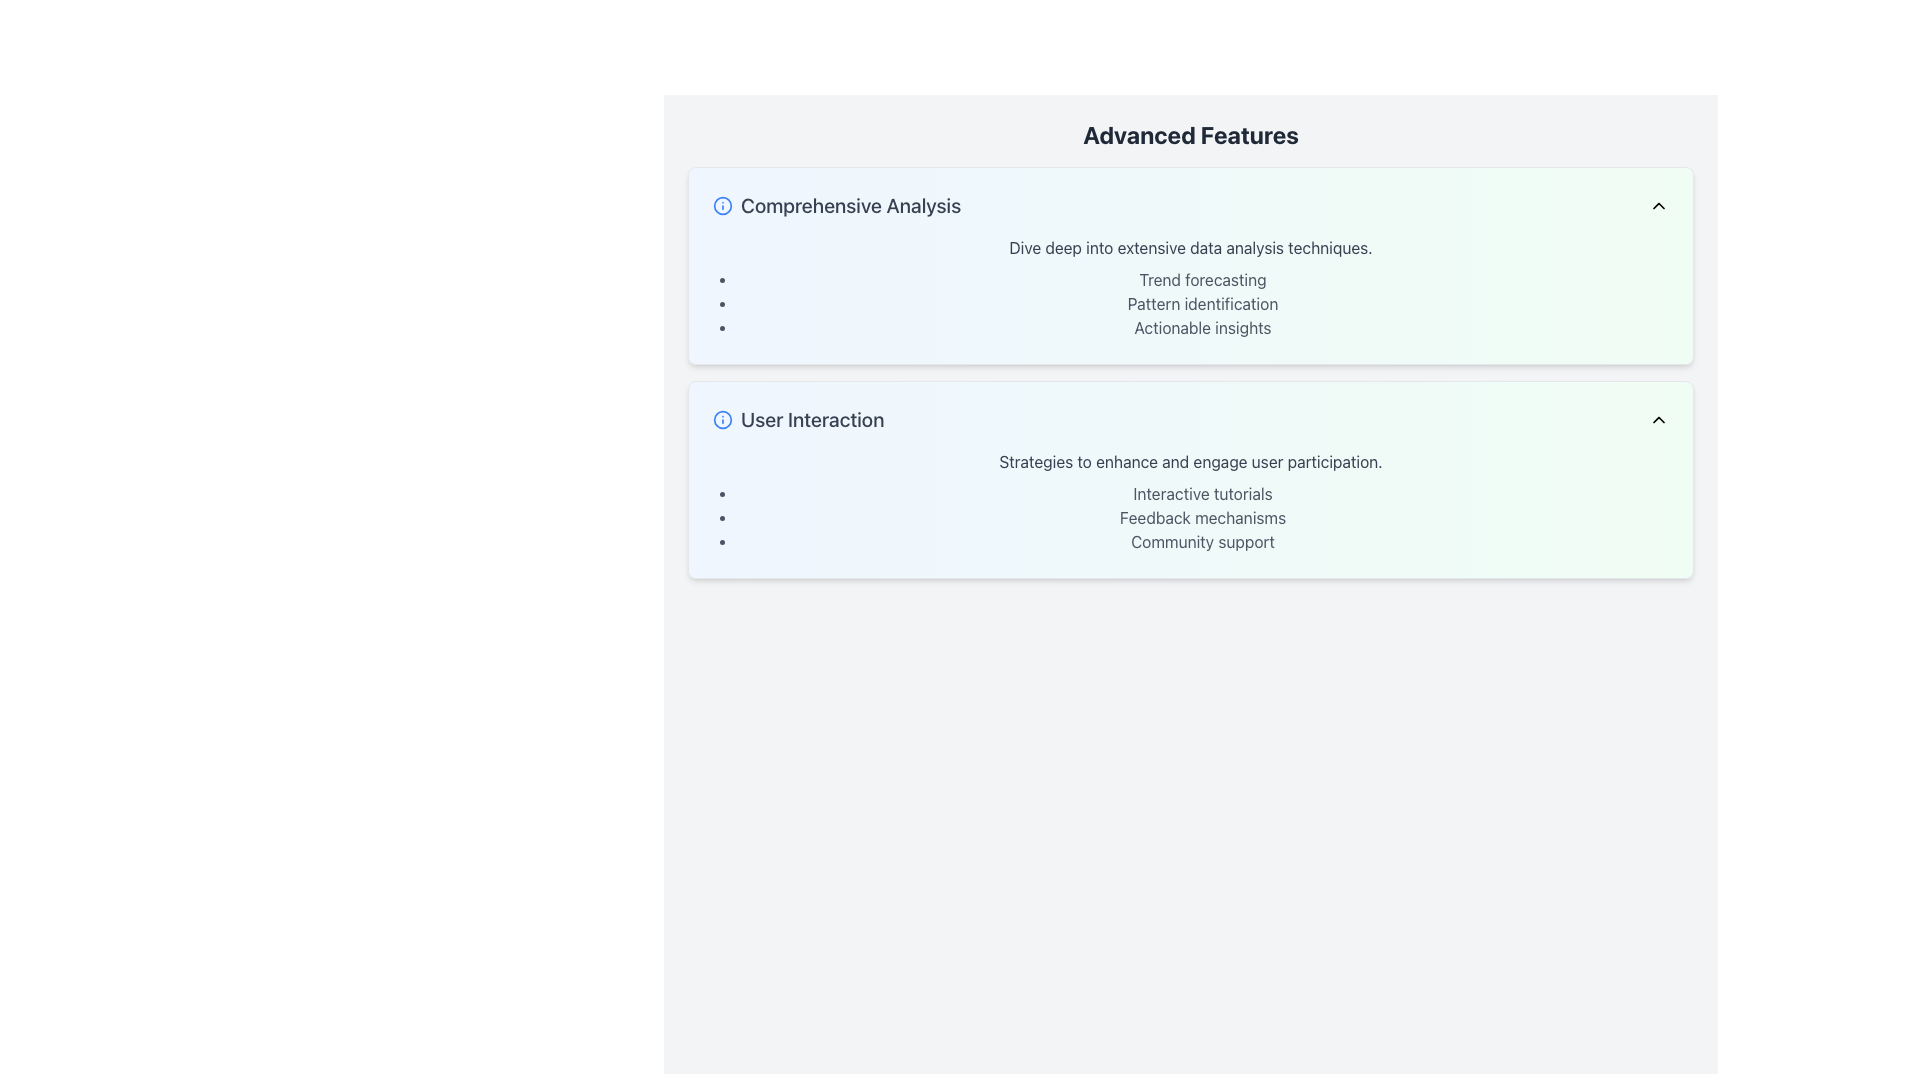 The width and height of the screenshot is (1920, 1080). What do you see at coordinates (1659, 205) in the screenshot?
I see `the icon button located at the upper-right corner of the 'Comprehensive Analysis' section` at bounding box center [1659, 205].